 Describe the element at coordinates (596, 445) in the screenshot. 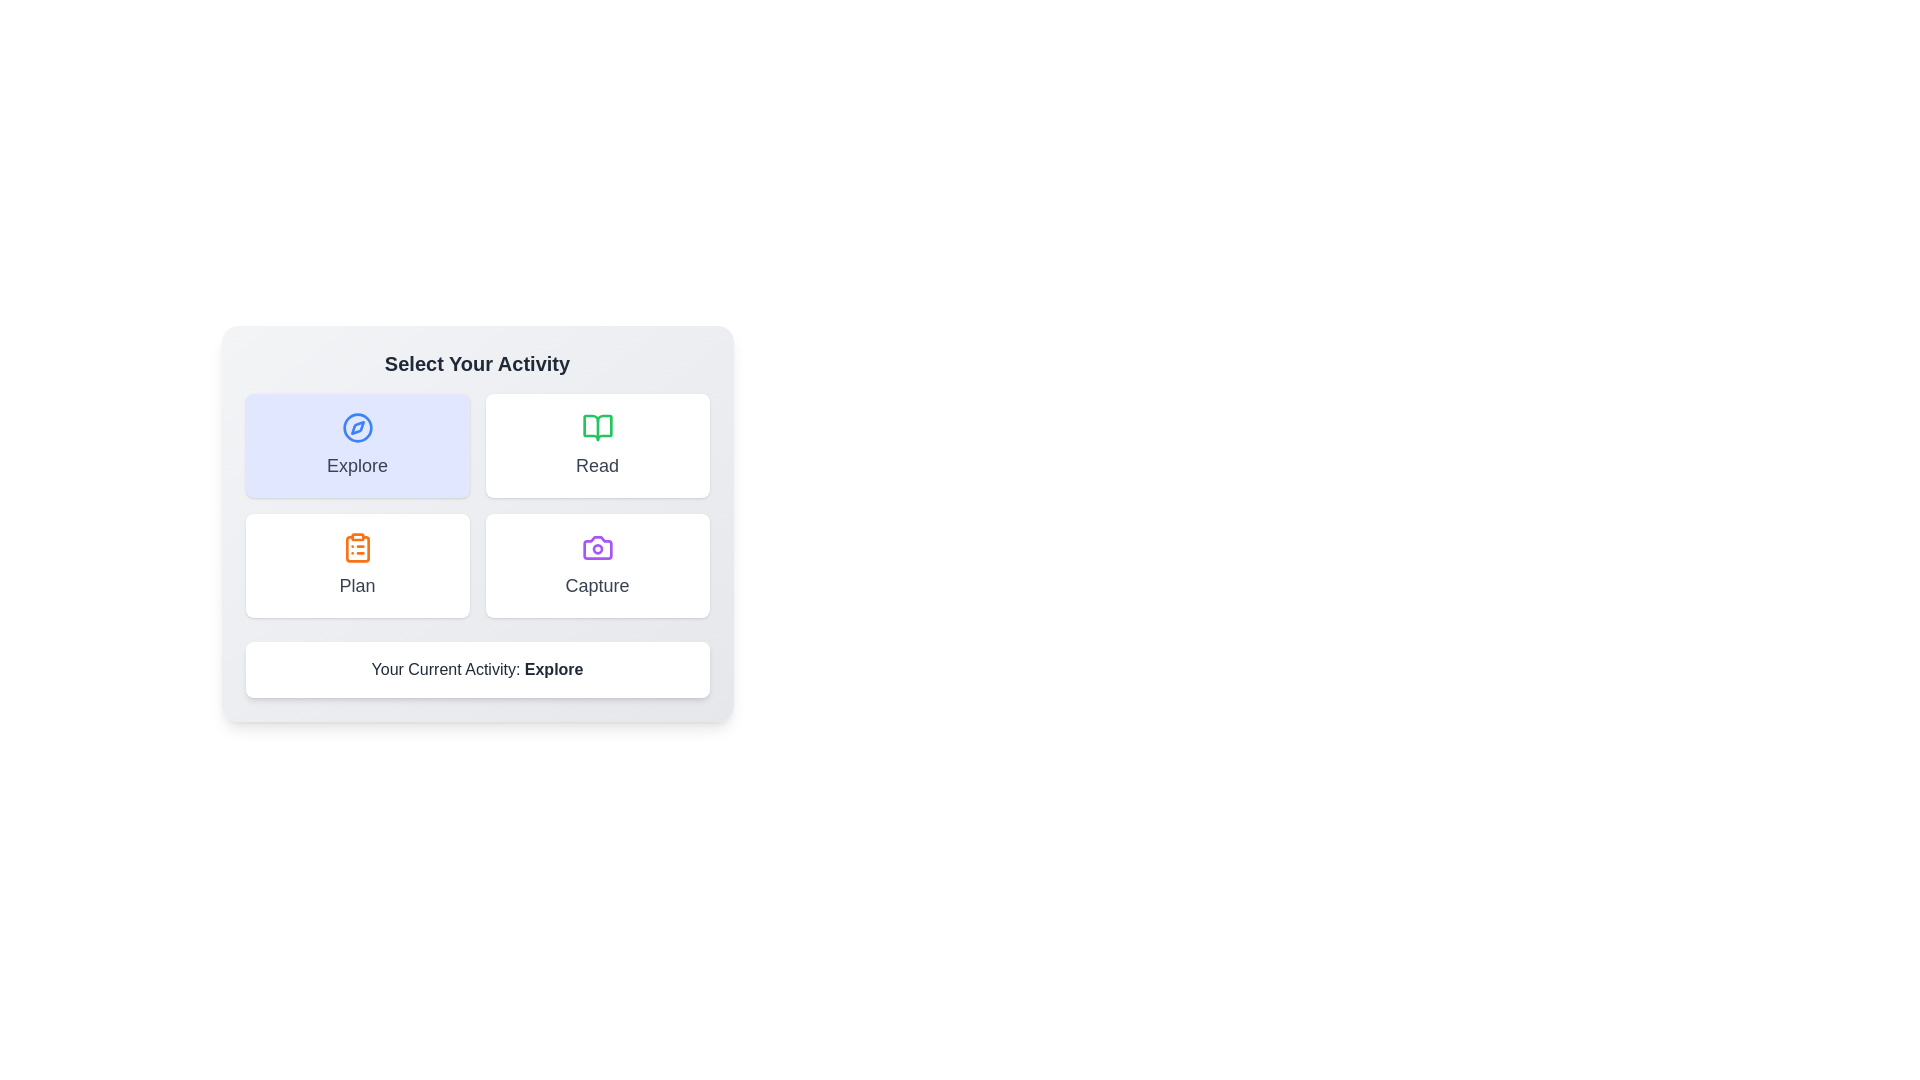

I see `the button labeled Read to observe its visual feedback` at that location.